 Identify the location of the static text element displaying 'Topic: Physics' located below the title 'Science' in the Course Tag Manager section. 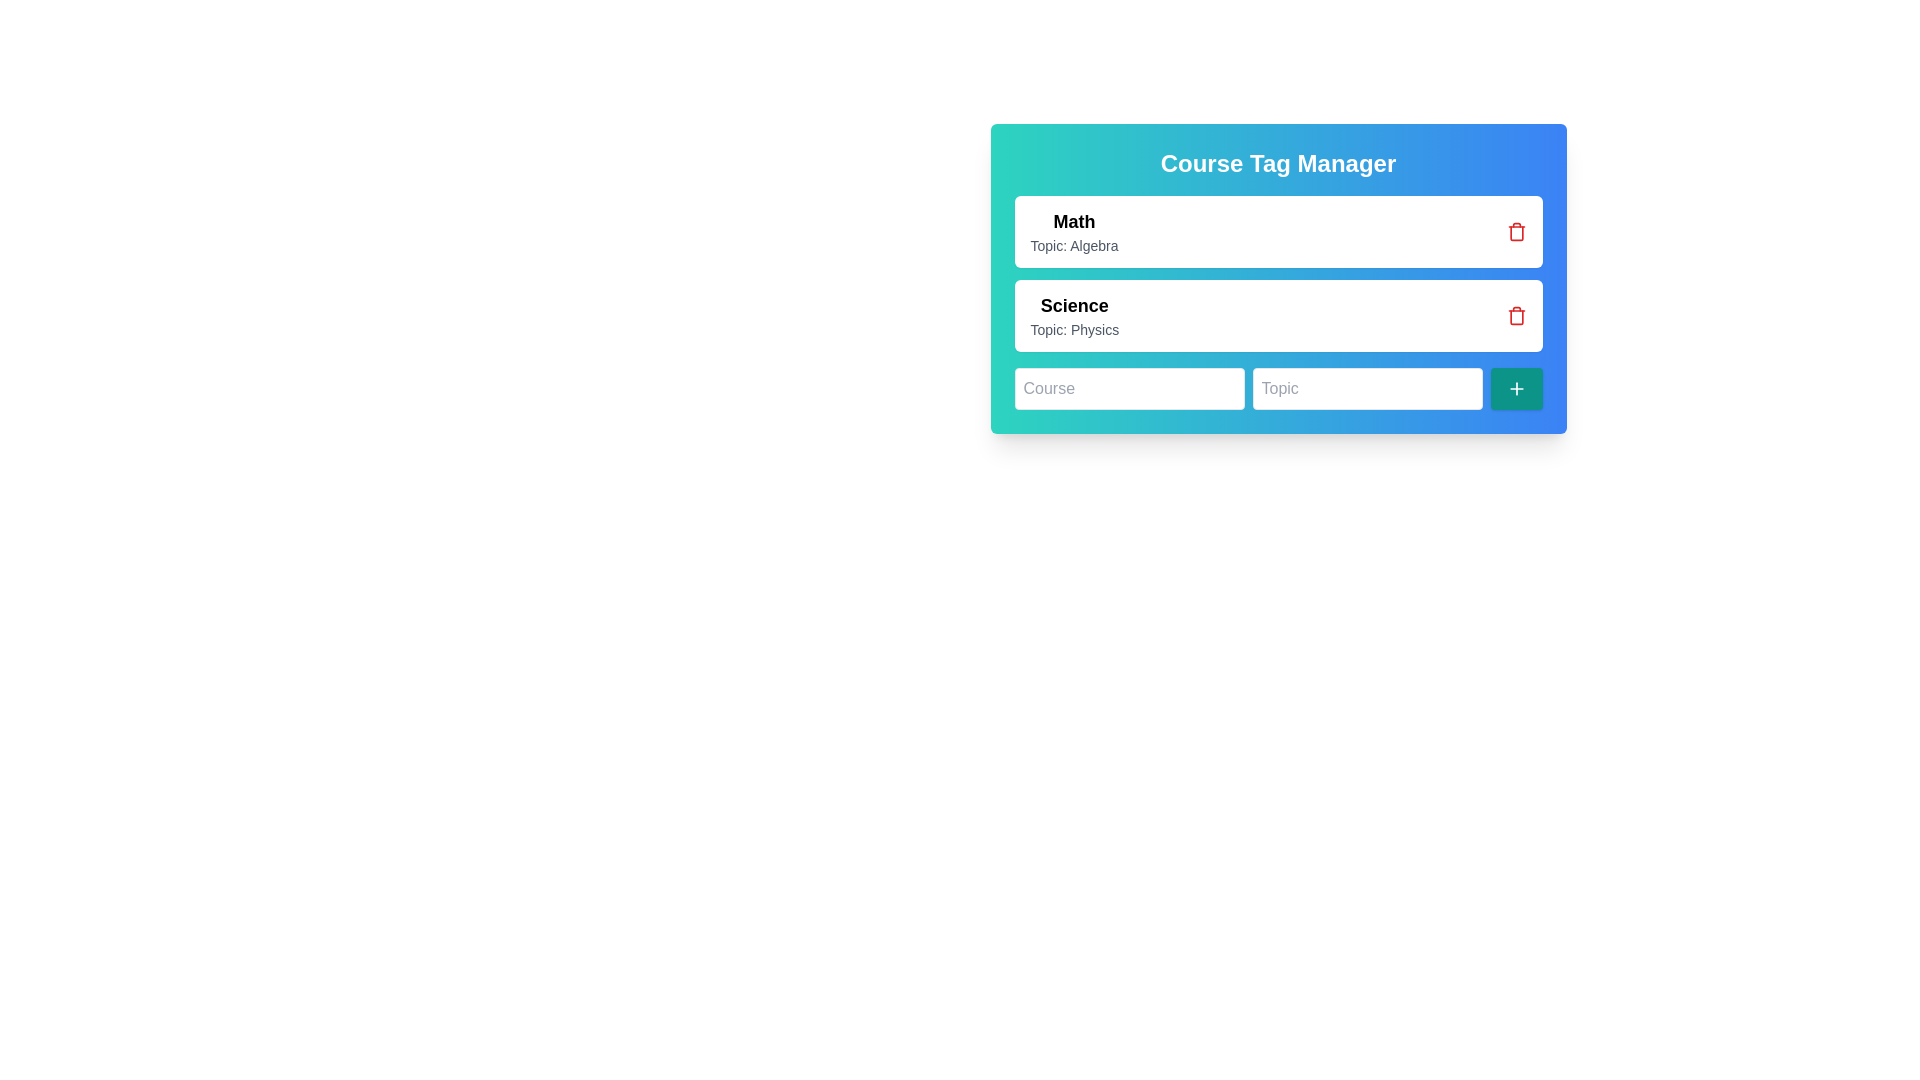
(1073, 329).